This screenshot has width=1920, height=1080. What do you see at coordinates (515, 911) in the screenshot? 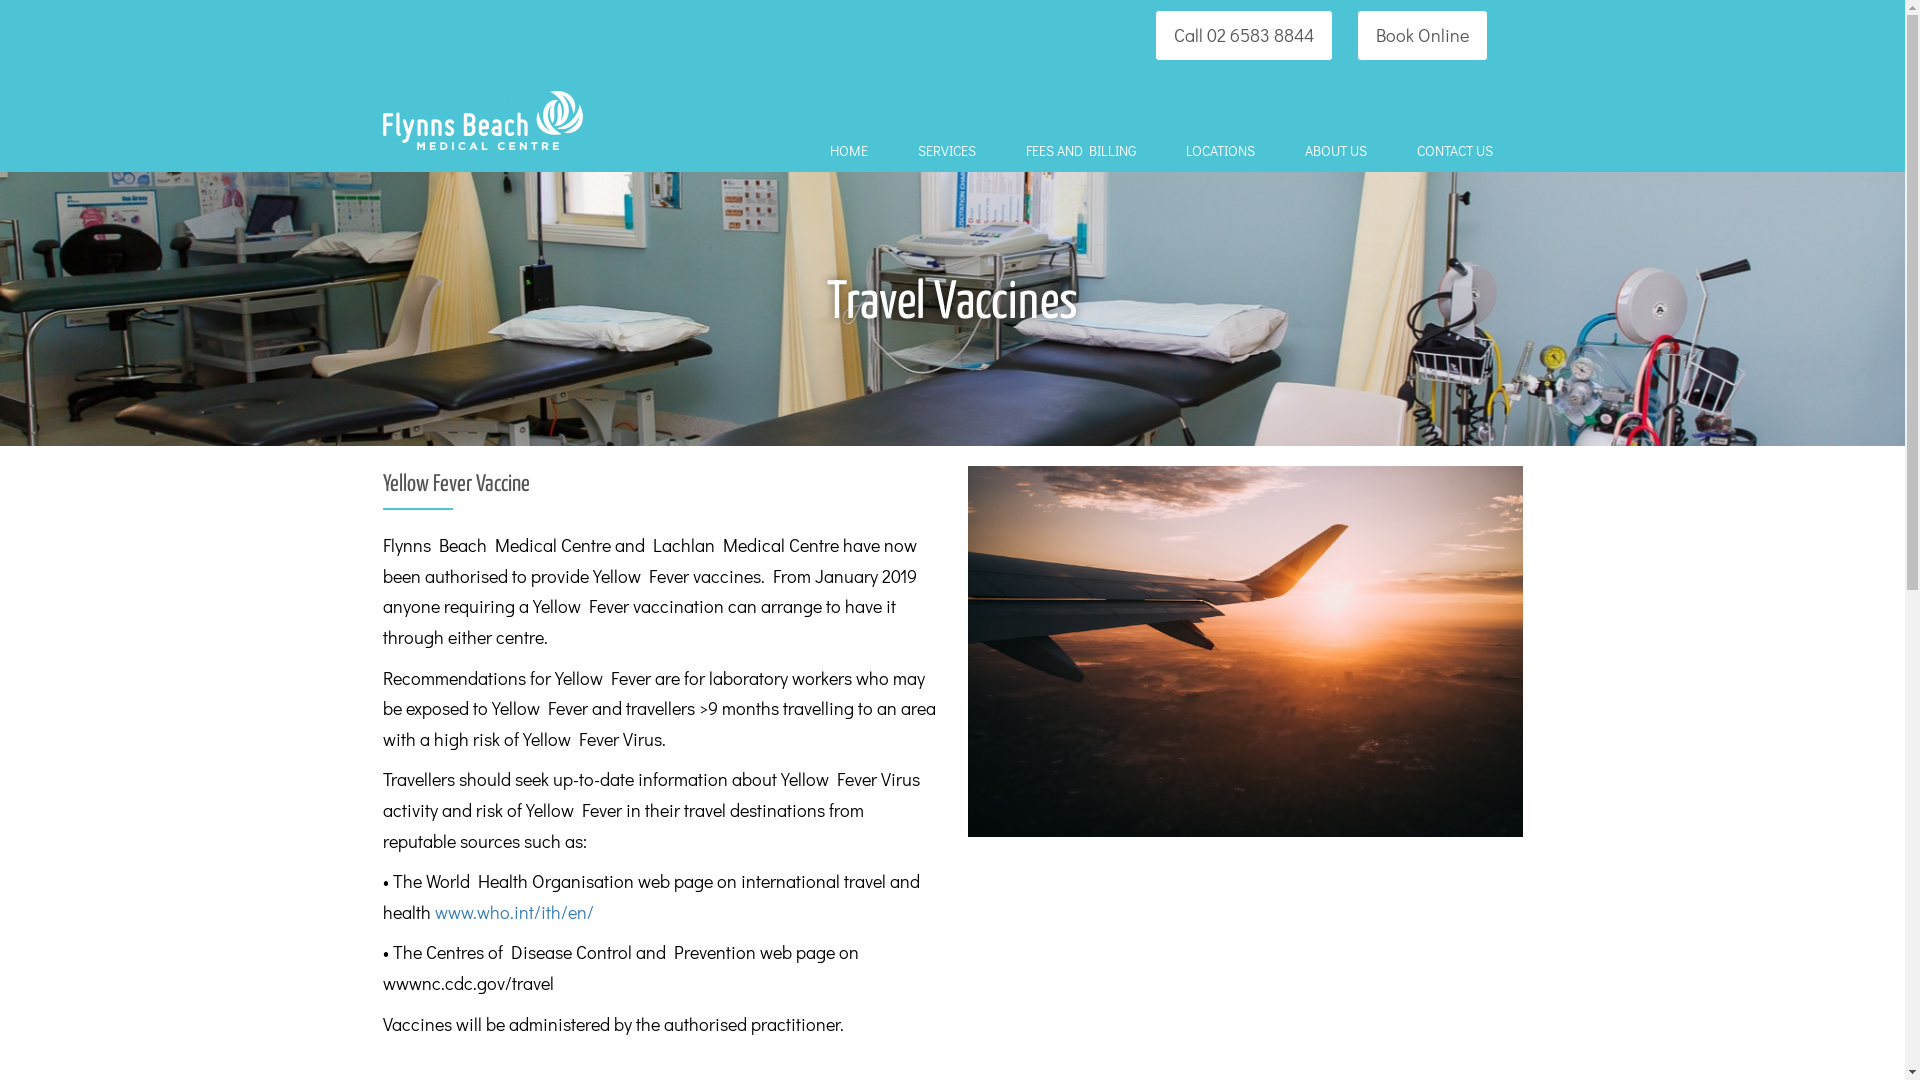
I see `'www.who.int/ith/en/ '` at bounding box center [515, 911].